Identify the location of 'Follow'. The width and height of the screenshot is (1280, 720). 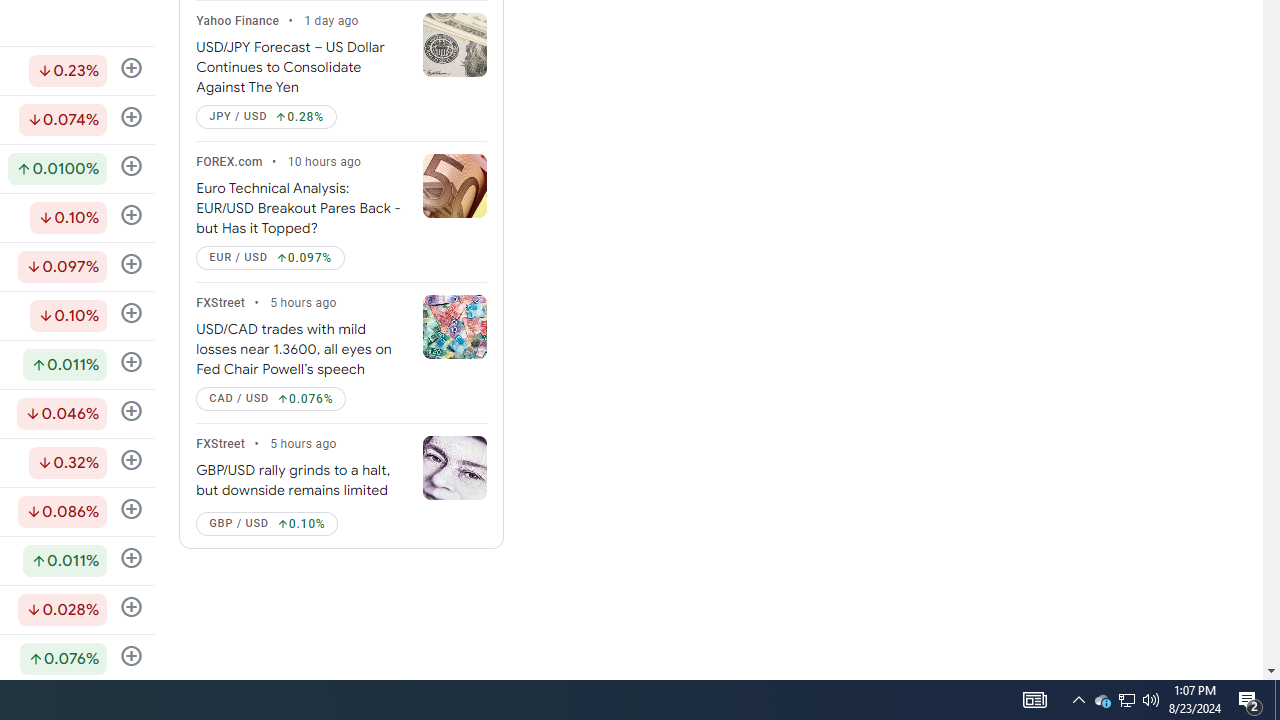
(130, 657).